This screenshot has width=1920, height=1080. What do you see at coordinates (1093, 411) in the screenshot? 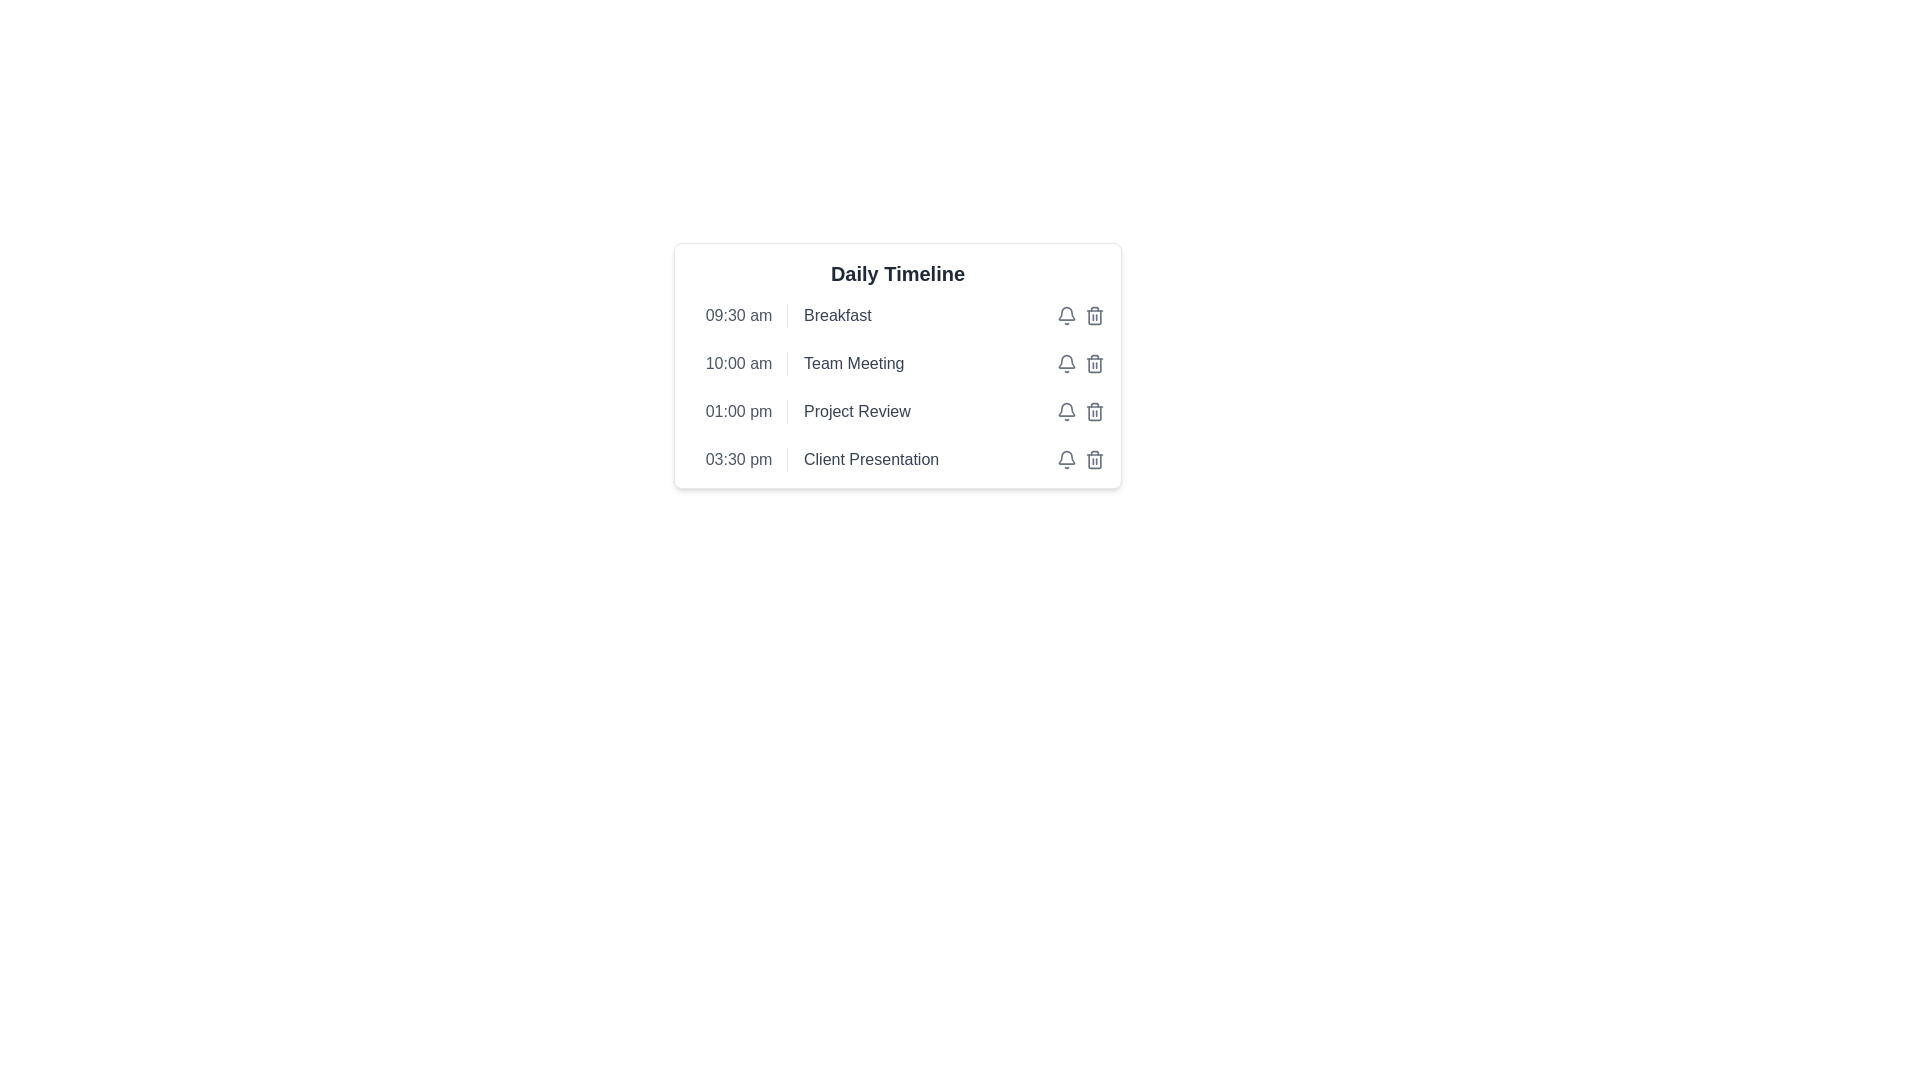
I see `the trash bin icon element representing the bin itself, which is part of the '01:00 pm Project Review' entry in the timeline interface` at bounding box center [1093, 411].